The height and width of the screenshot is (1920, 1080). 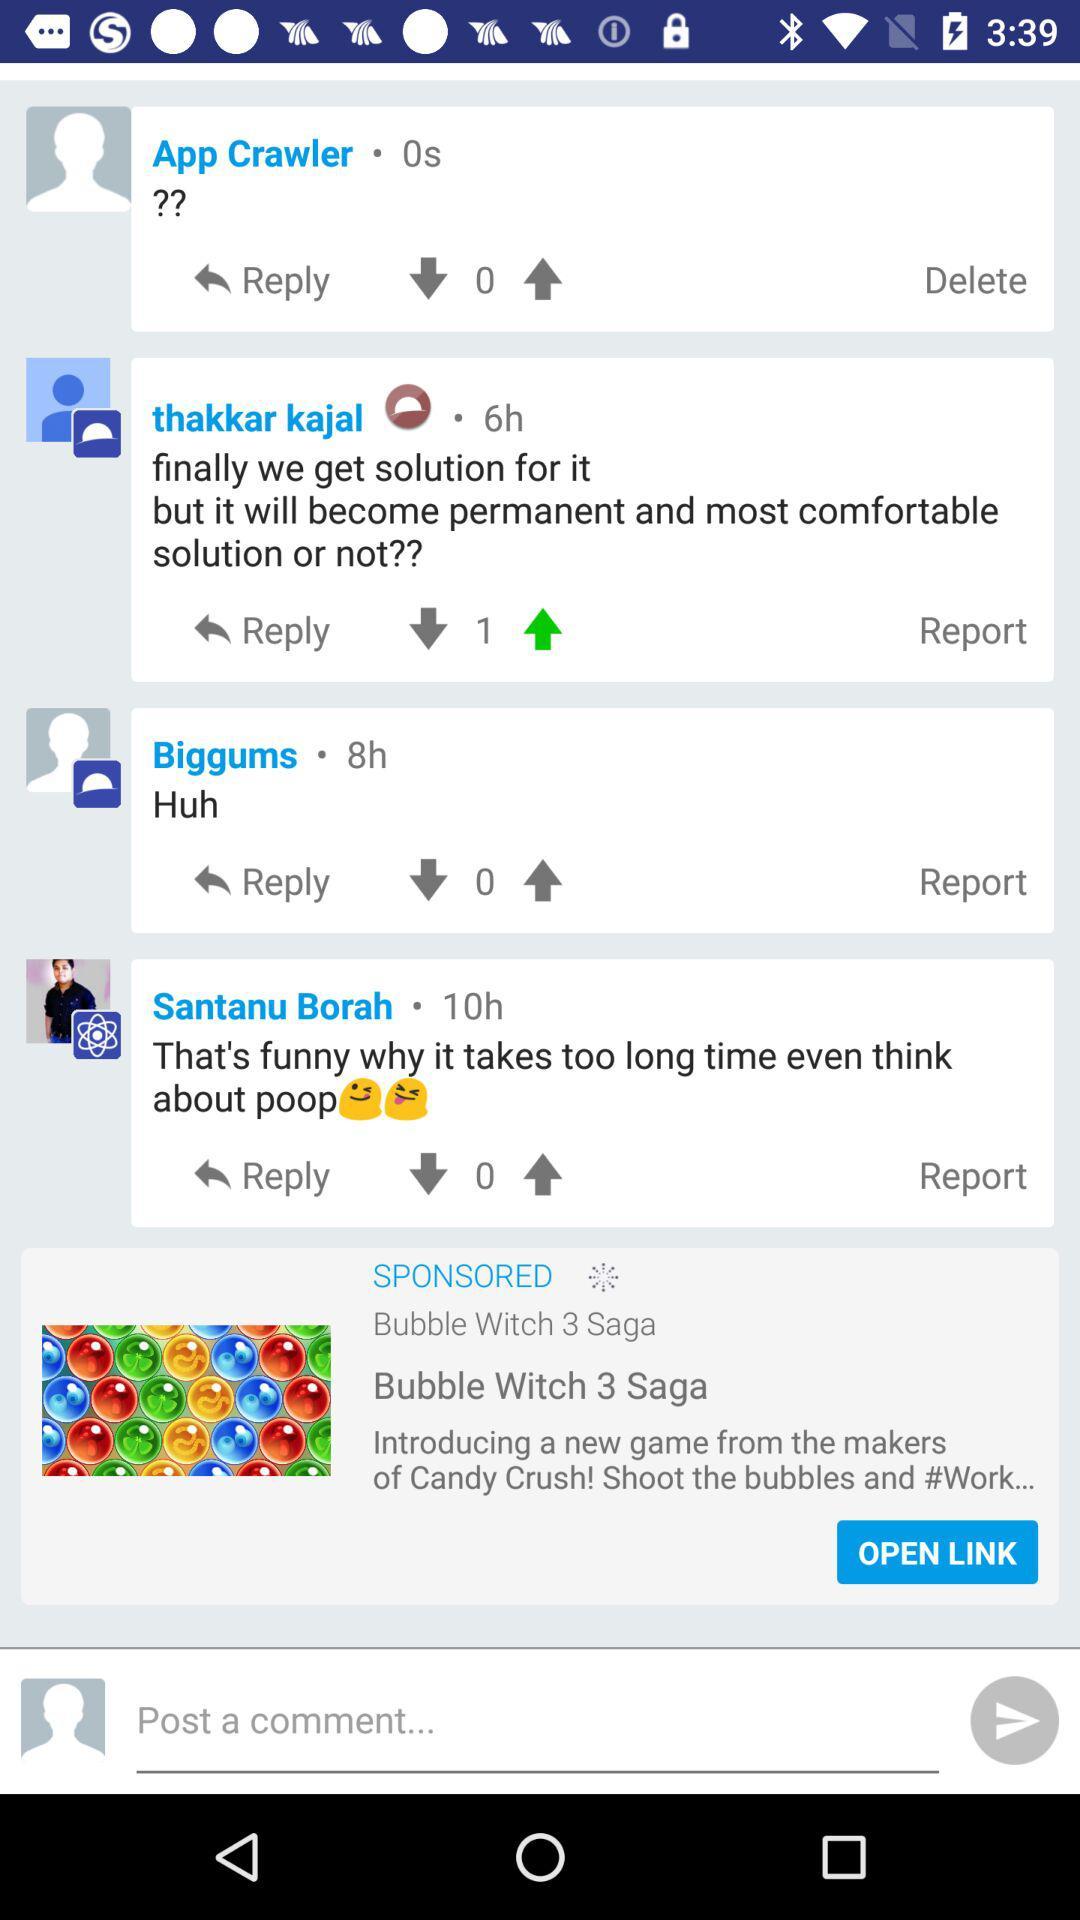 What do you see at coordinates (542, 879) in the screenshot?
I see `the up arrow located in biggums messege` at bounding box center [542, 879].